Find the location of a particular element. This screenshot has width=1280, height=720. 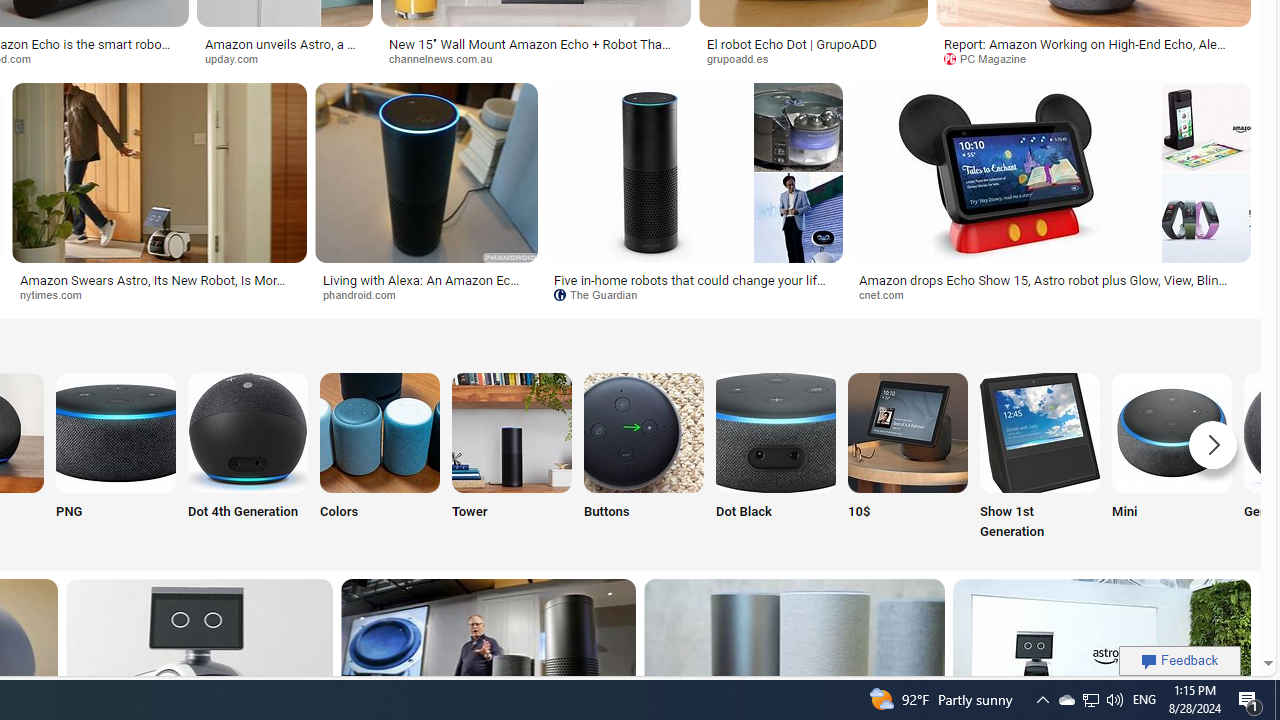

'Amazon Echo Buttons' is located at coordinates (643, 431).